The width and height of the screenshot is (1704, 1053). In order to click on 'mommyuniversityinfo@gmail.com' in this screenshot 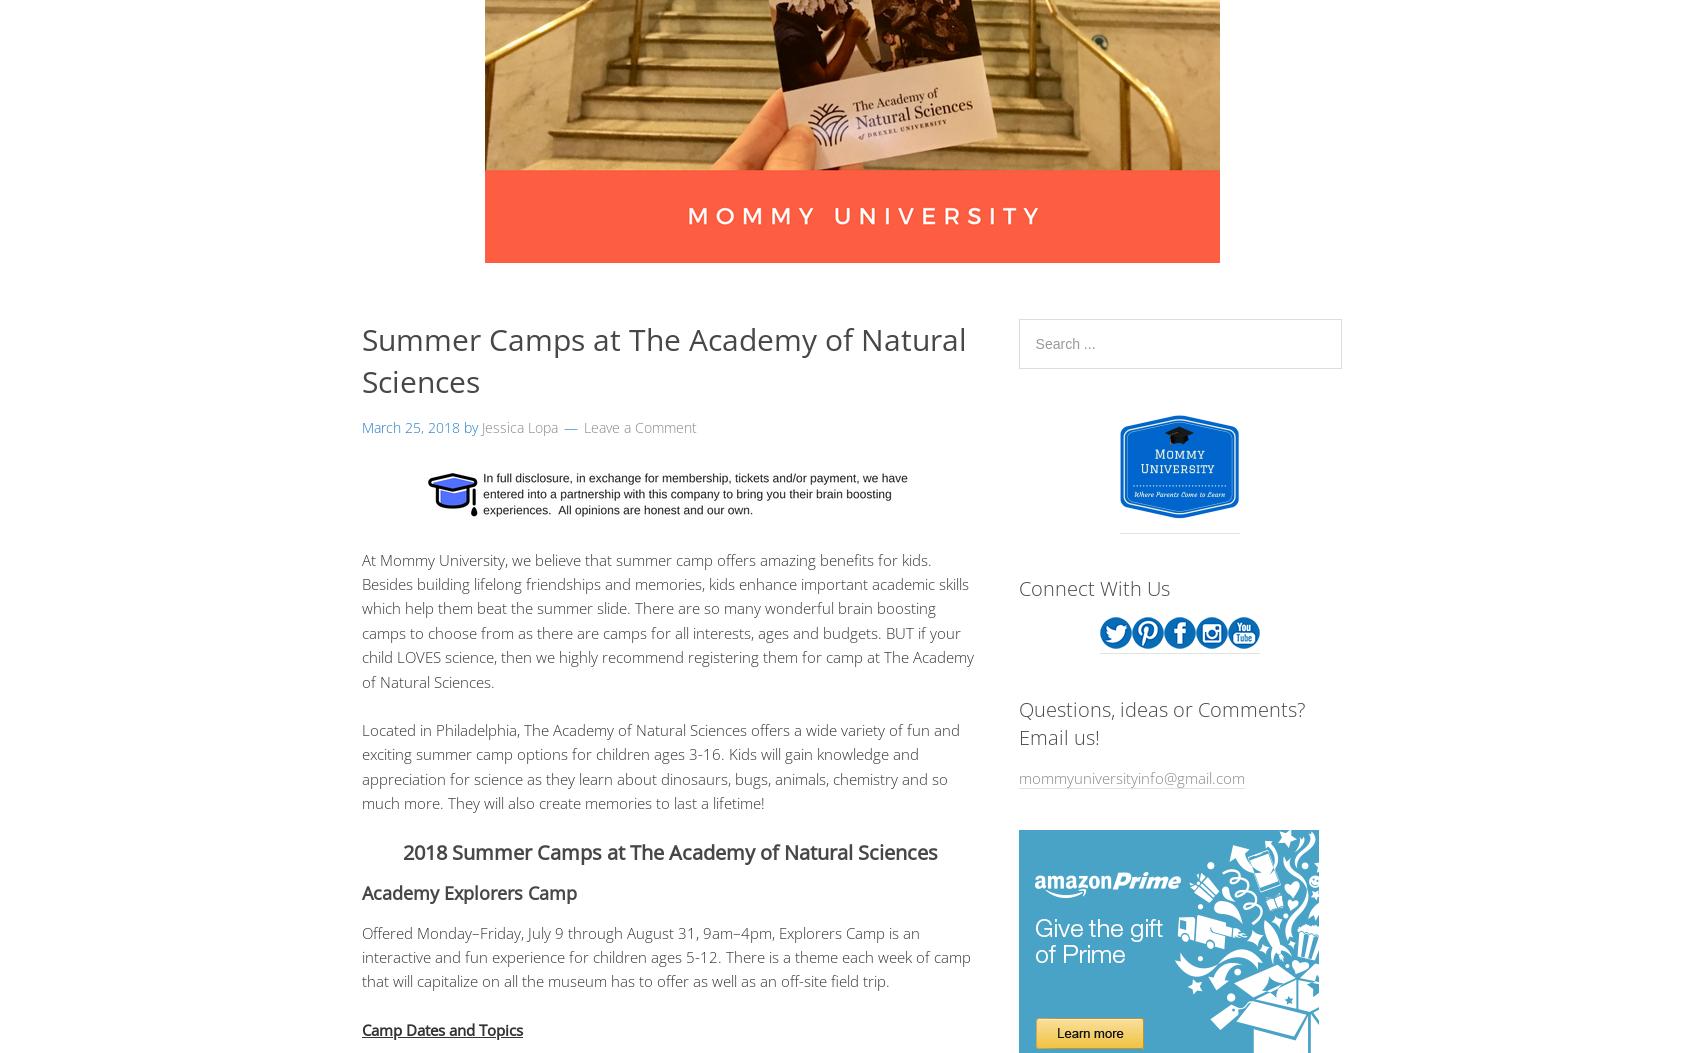, I will do `click(1129, 777)`.